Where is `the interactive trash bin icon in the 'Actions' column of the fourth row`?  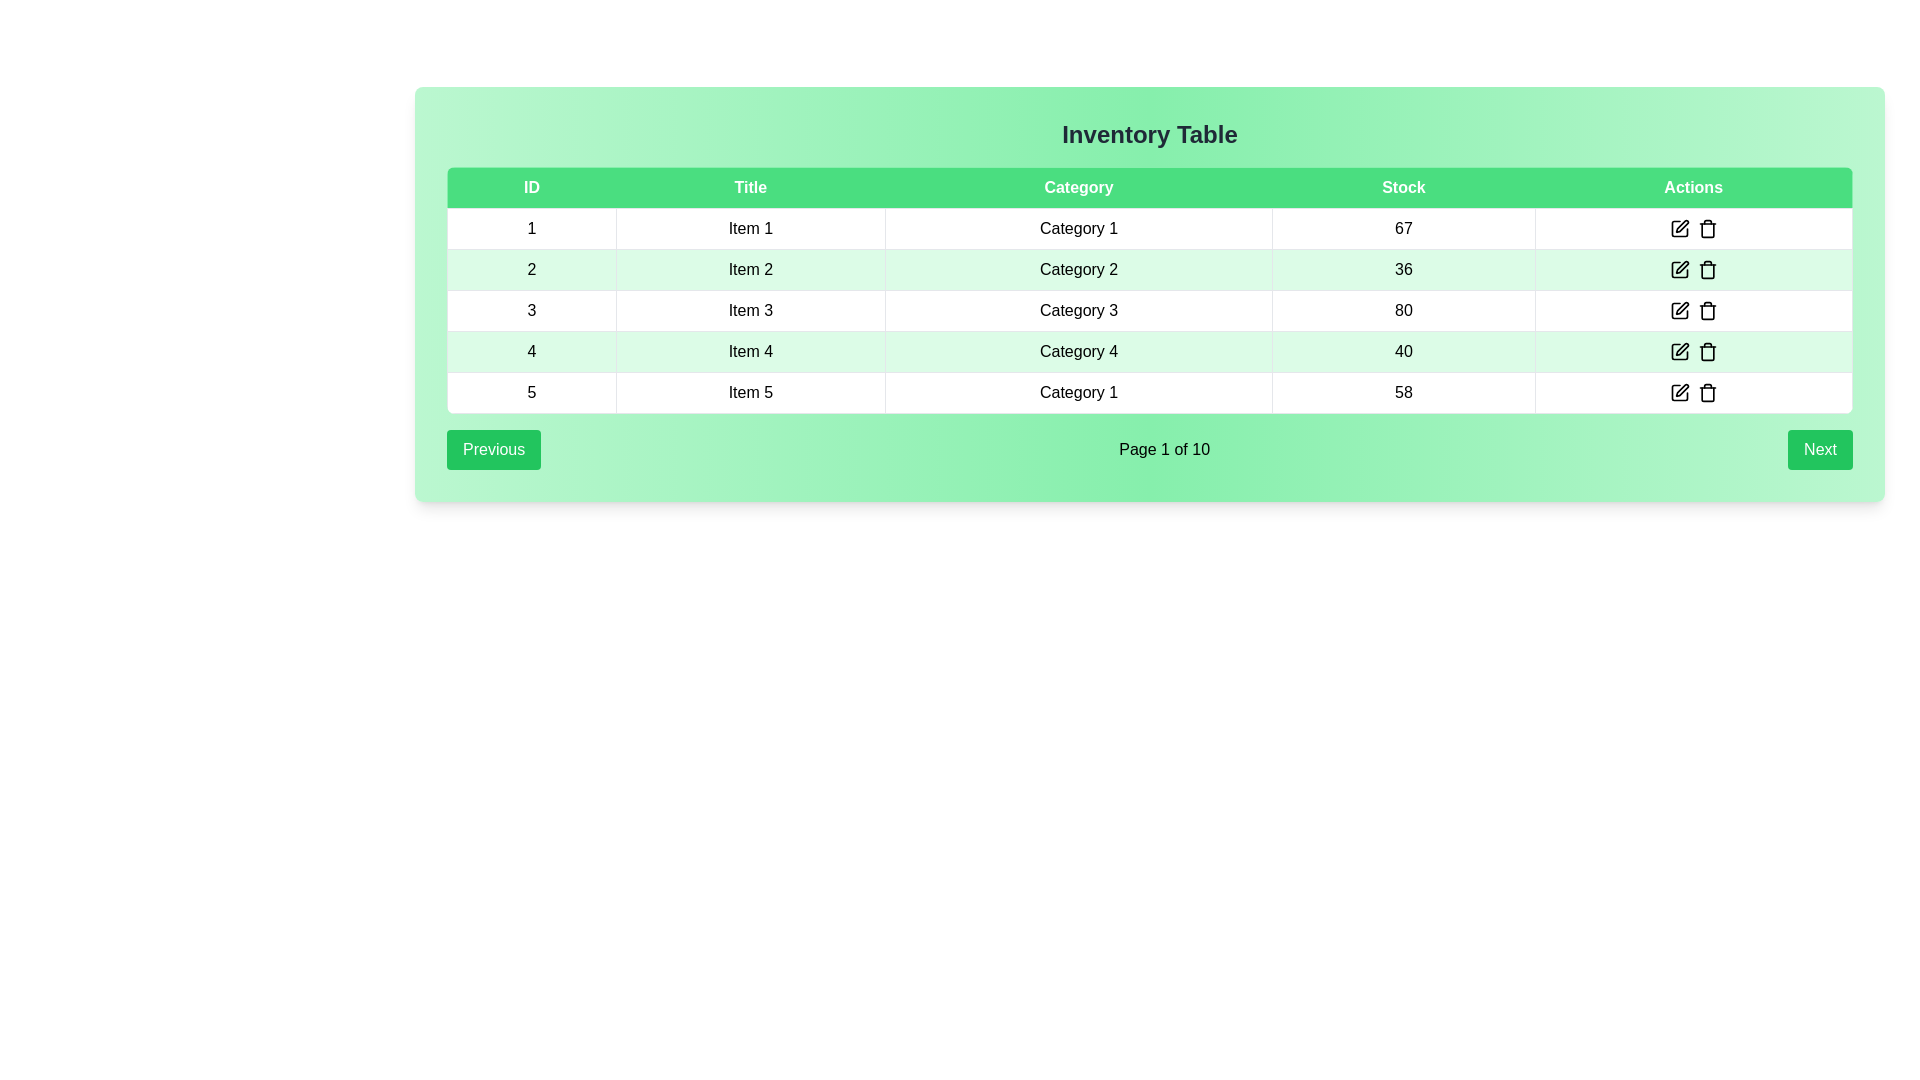 the interactive trash bin icon in the 'Actions' column of the fourth row is located at coordinates (1707, 350).